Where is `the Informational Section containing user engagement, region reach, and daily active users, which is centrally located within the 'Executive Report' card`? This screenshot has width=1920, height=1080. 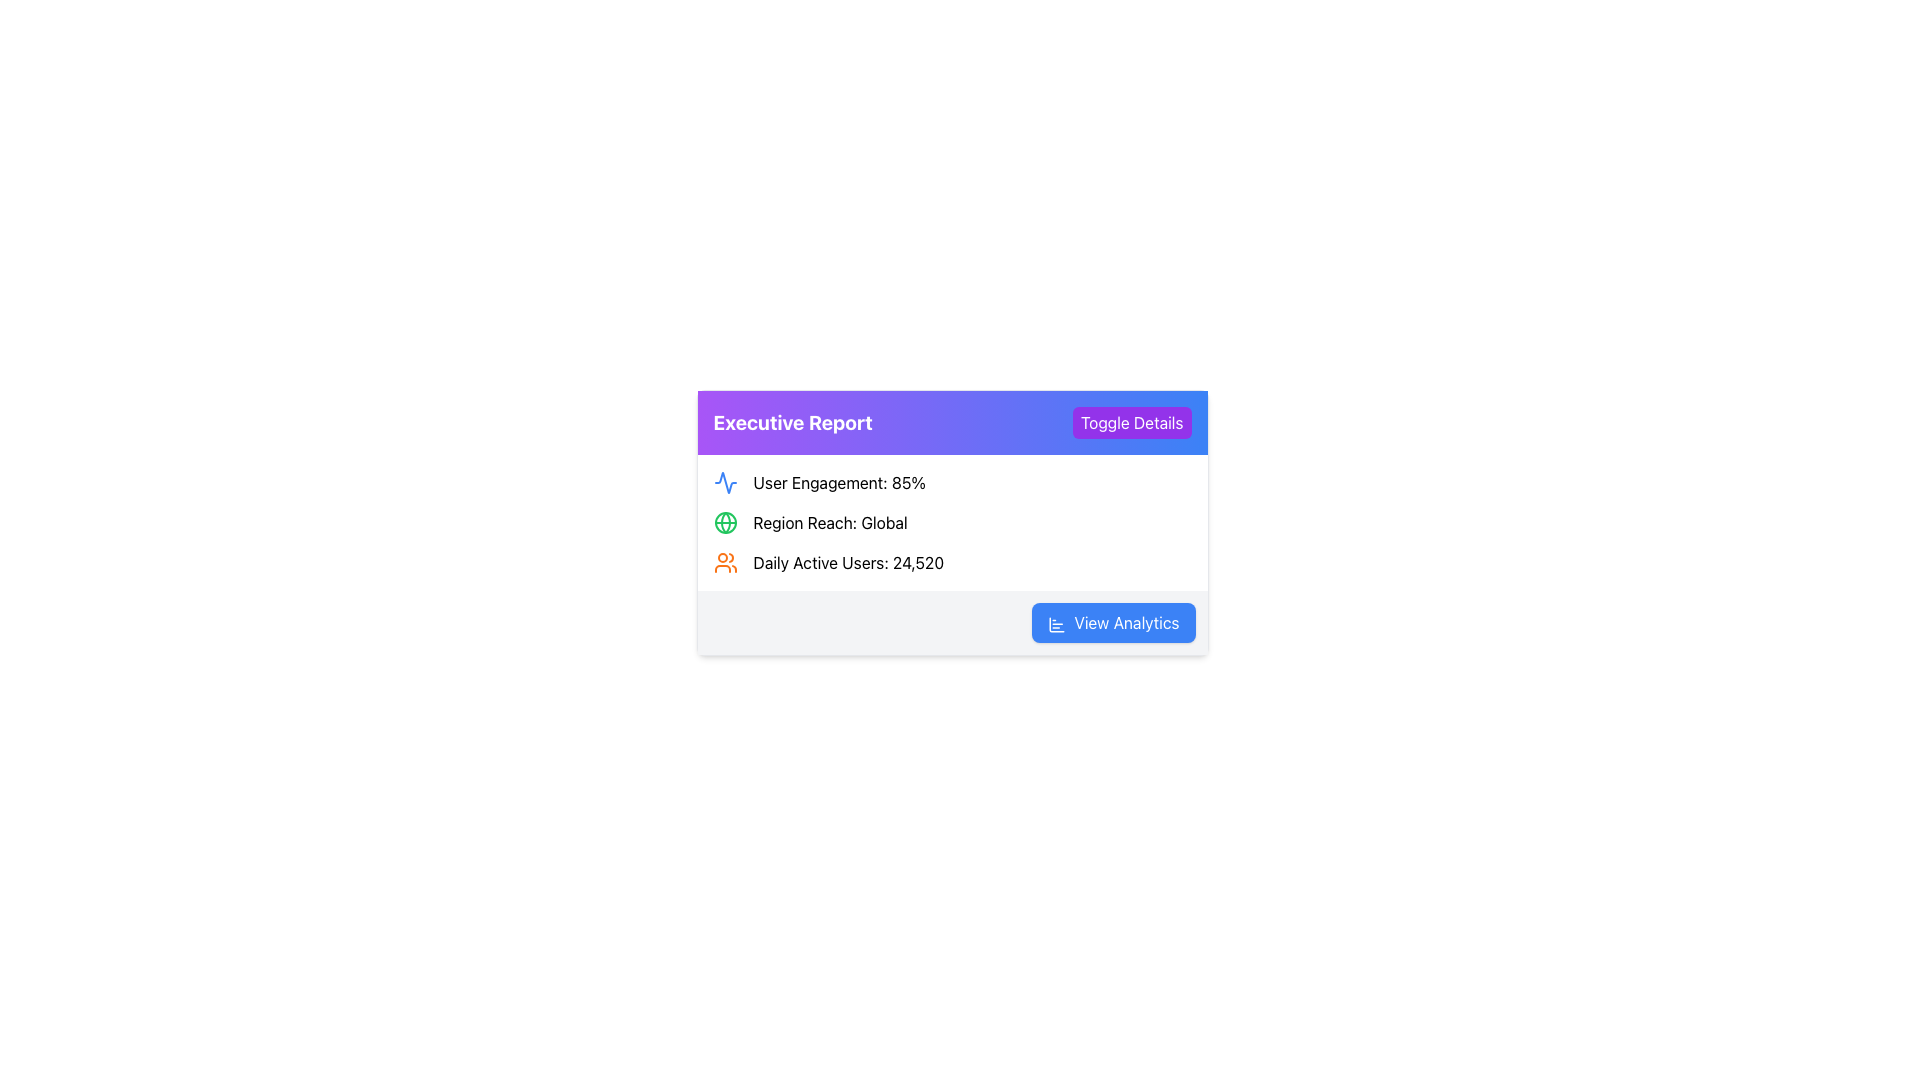 the Informational Section containing user engagement, region reach, and daily active users, which is centrally located within the 'Executive Report' card is located at coordinates (951, 522).